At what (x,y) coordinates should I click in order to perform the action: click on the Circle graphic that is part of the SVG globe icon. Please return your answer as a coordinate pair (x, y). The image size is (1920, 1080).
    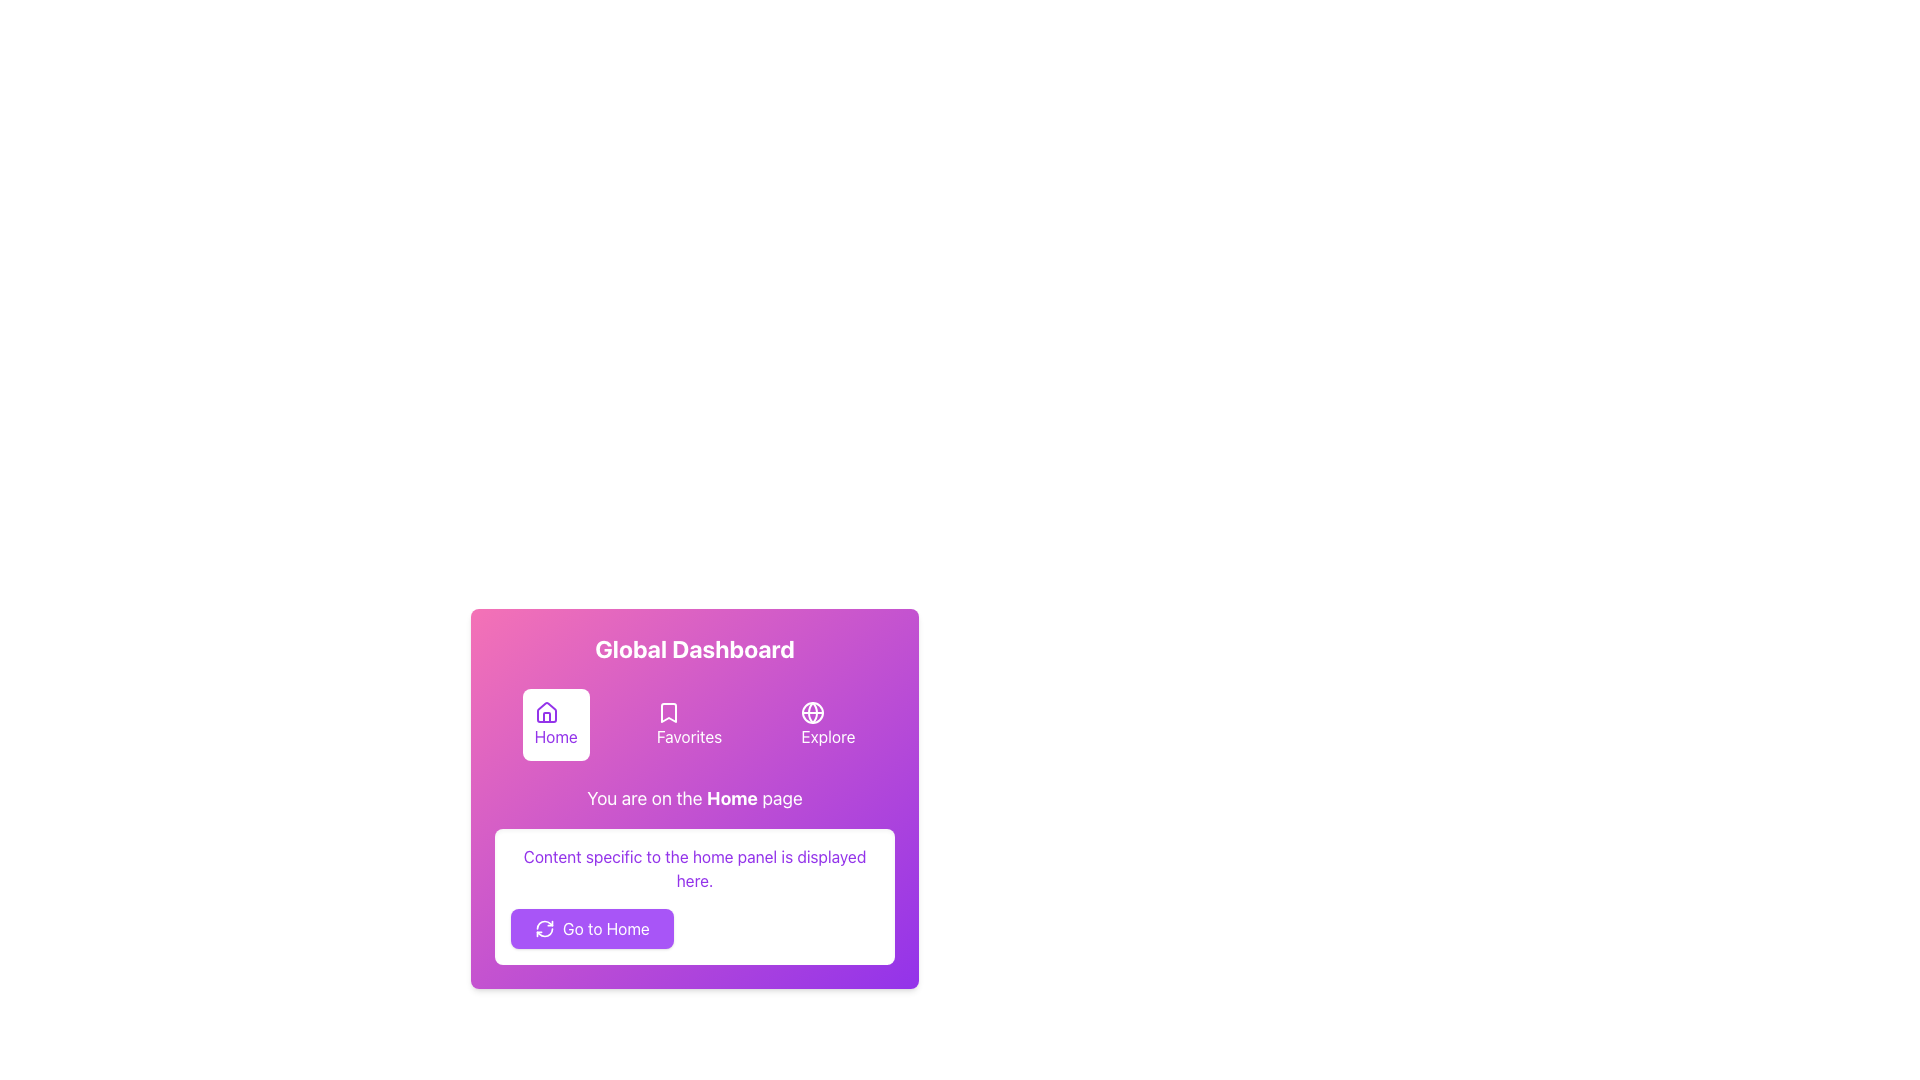
    Looking at the image, I should click on (813, 712).